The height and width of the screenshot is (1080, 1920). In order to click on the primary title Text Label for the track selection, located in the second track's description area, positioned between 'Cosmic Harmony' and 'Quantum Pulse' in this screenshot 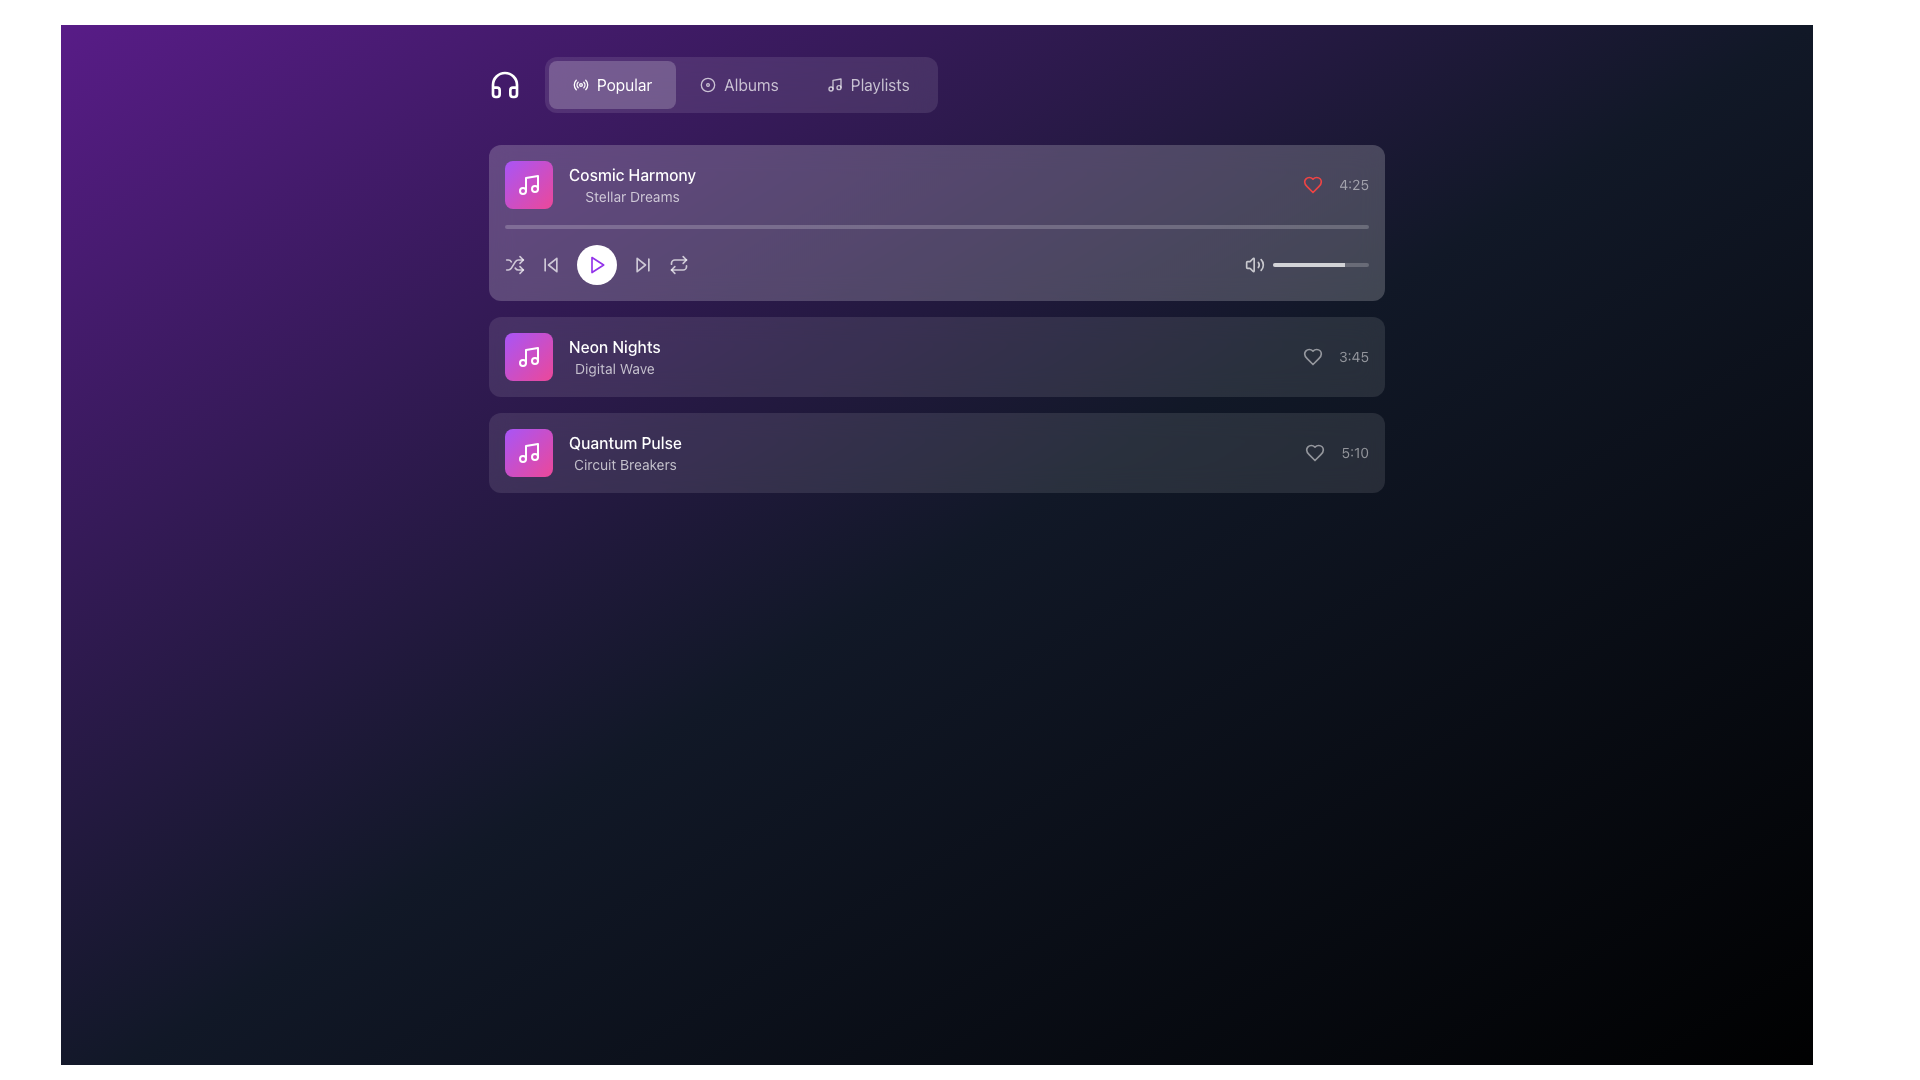, I will do `click(613, 346)`.